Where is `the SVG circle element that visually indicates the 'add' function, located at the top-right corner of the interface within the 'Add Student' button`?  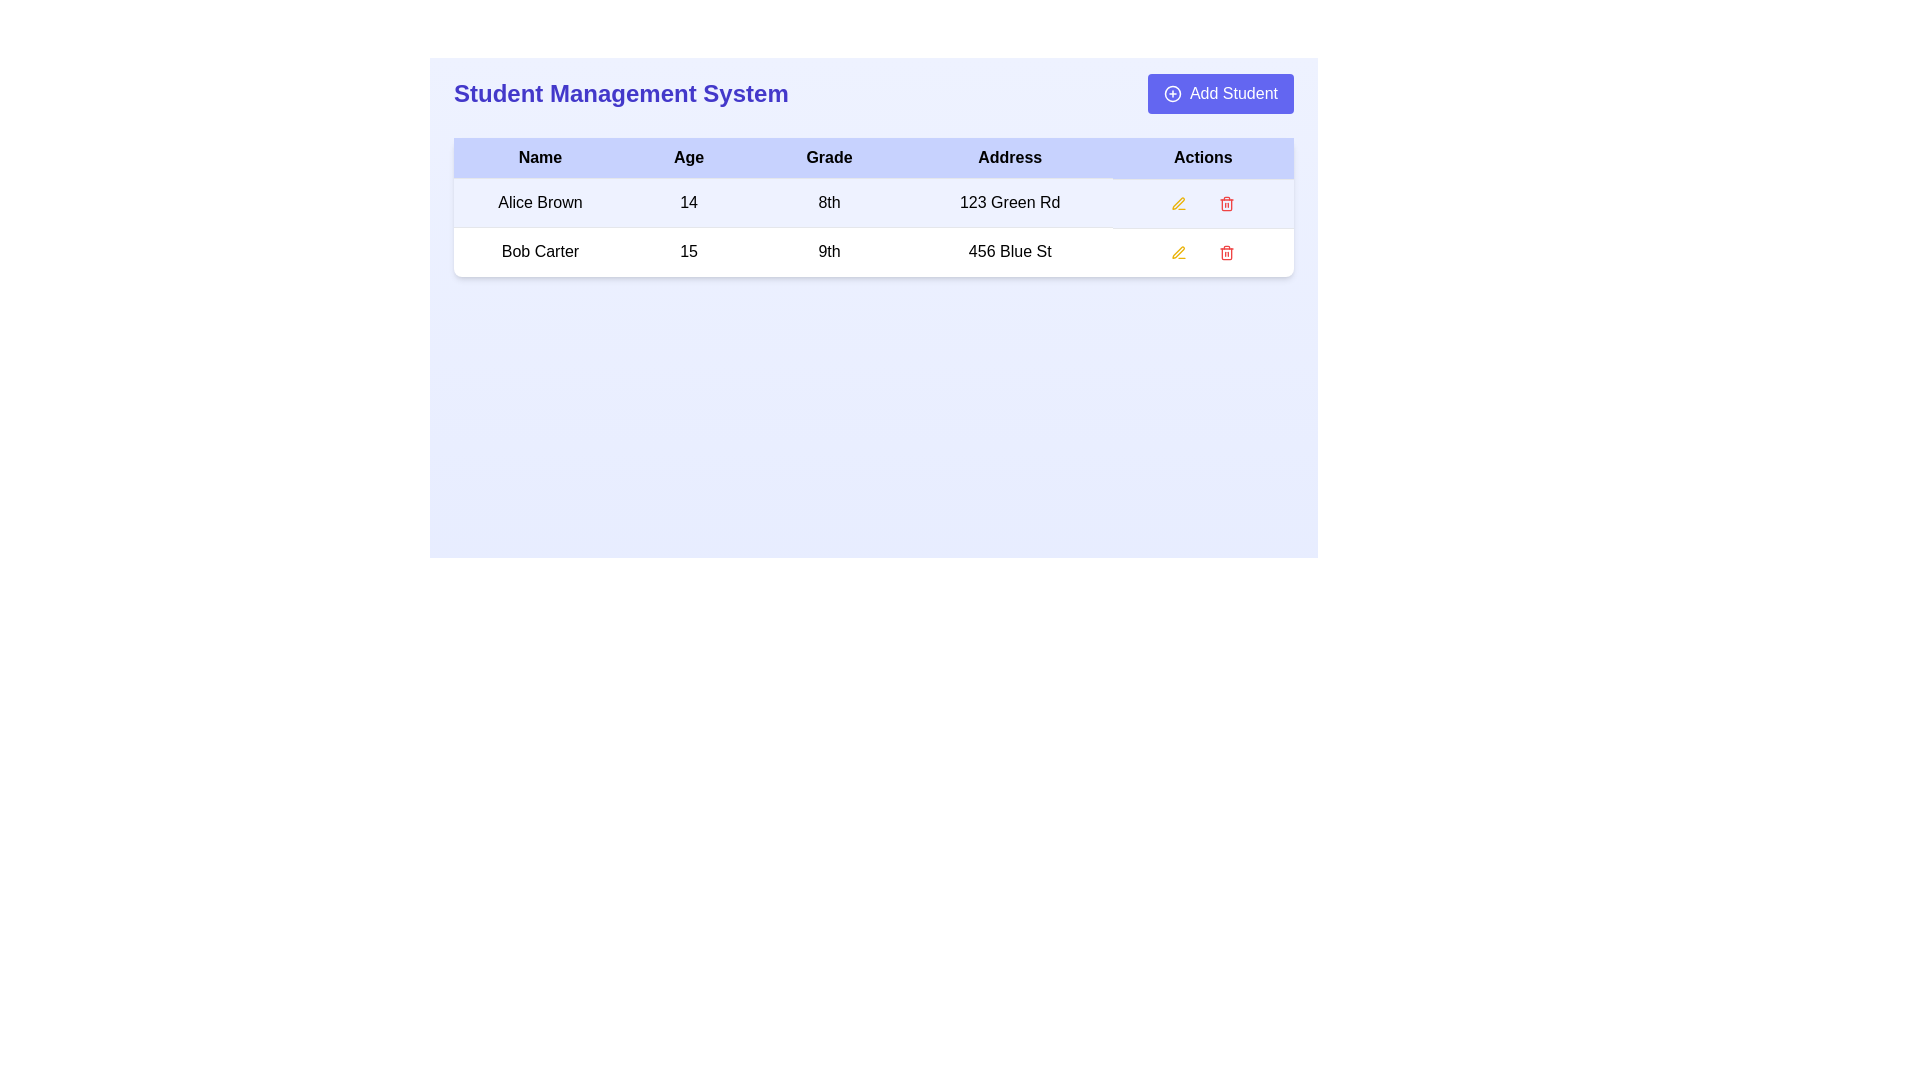
the SVG circle element that visually indicates the 'add' function, located at the top-right corner of the interface within the 'Add Student' button is located at coordinates (1172, 93).